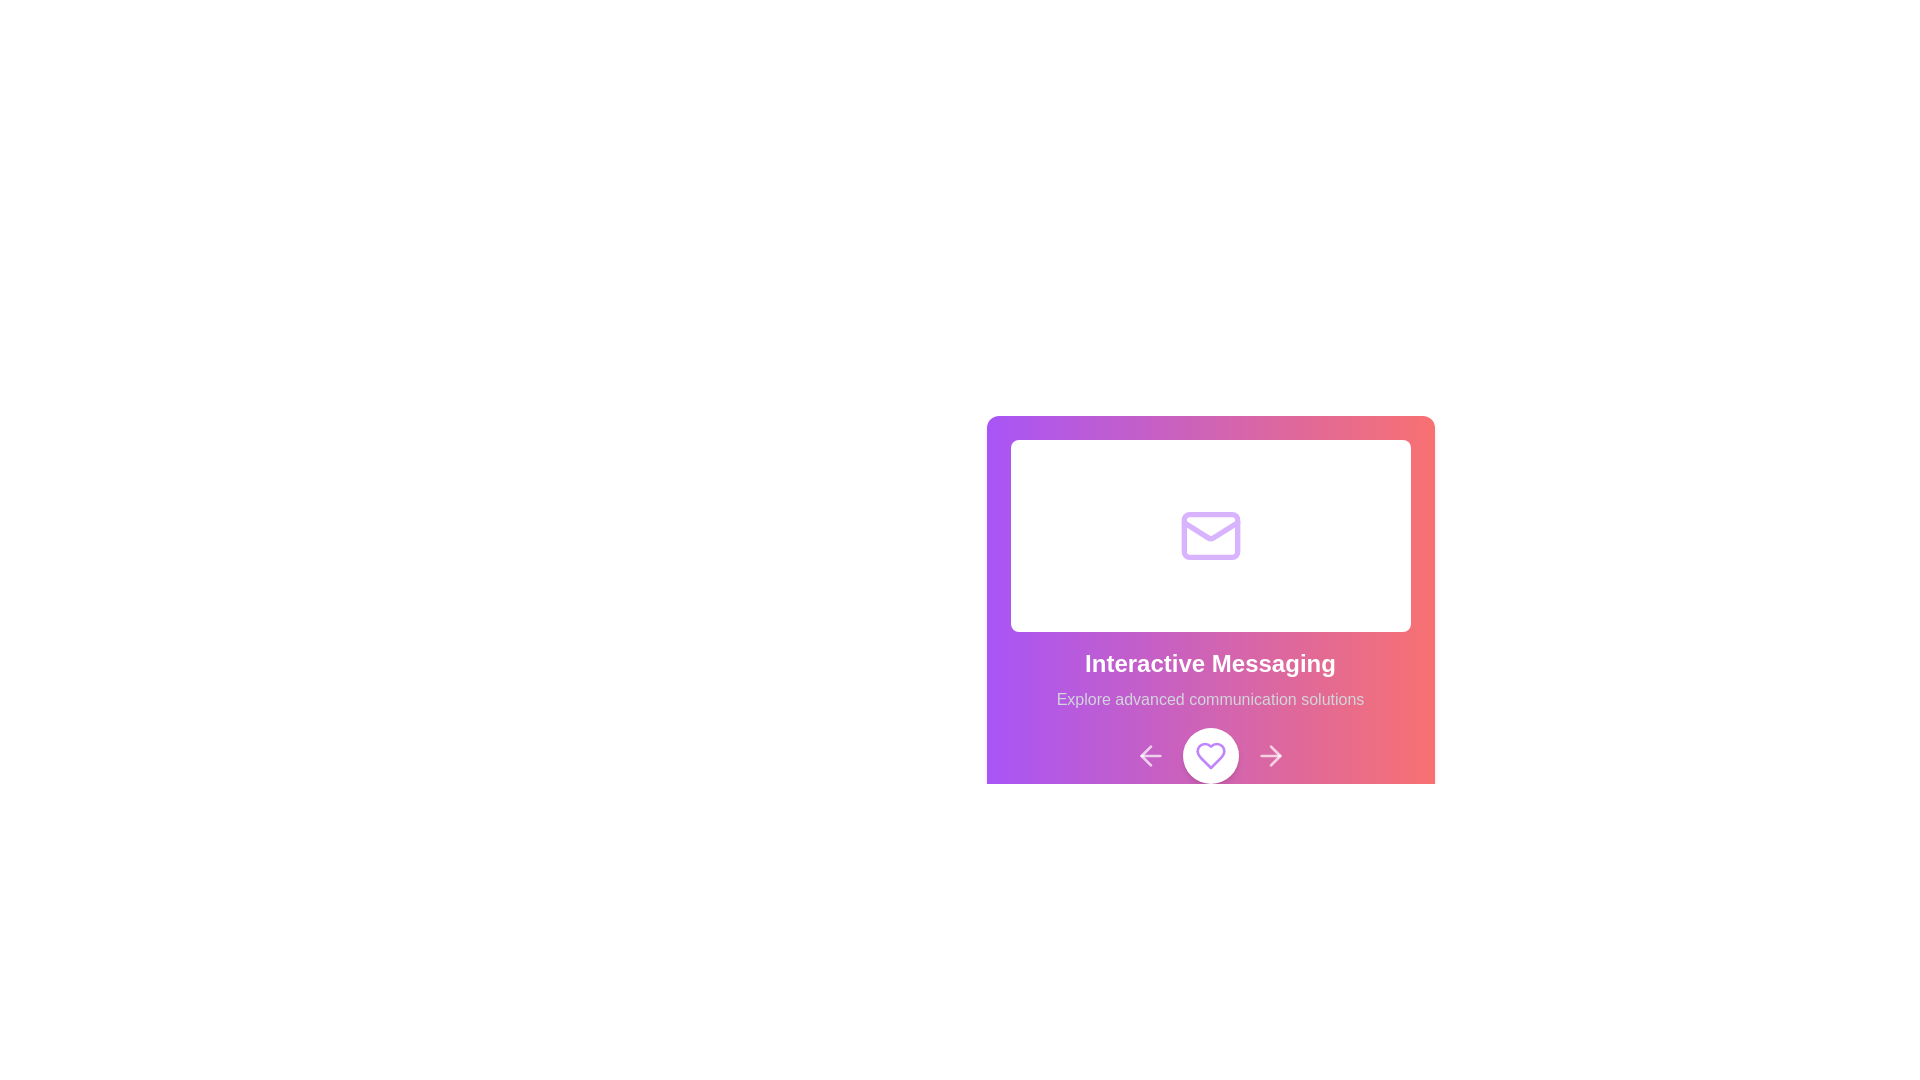 The height and width of the screenshot is (1080, 1920). I want to click on the modern styled button for 'like' or 'favorite' action located below 'Interactive Messaging', so click(1209, 756).